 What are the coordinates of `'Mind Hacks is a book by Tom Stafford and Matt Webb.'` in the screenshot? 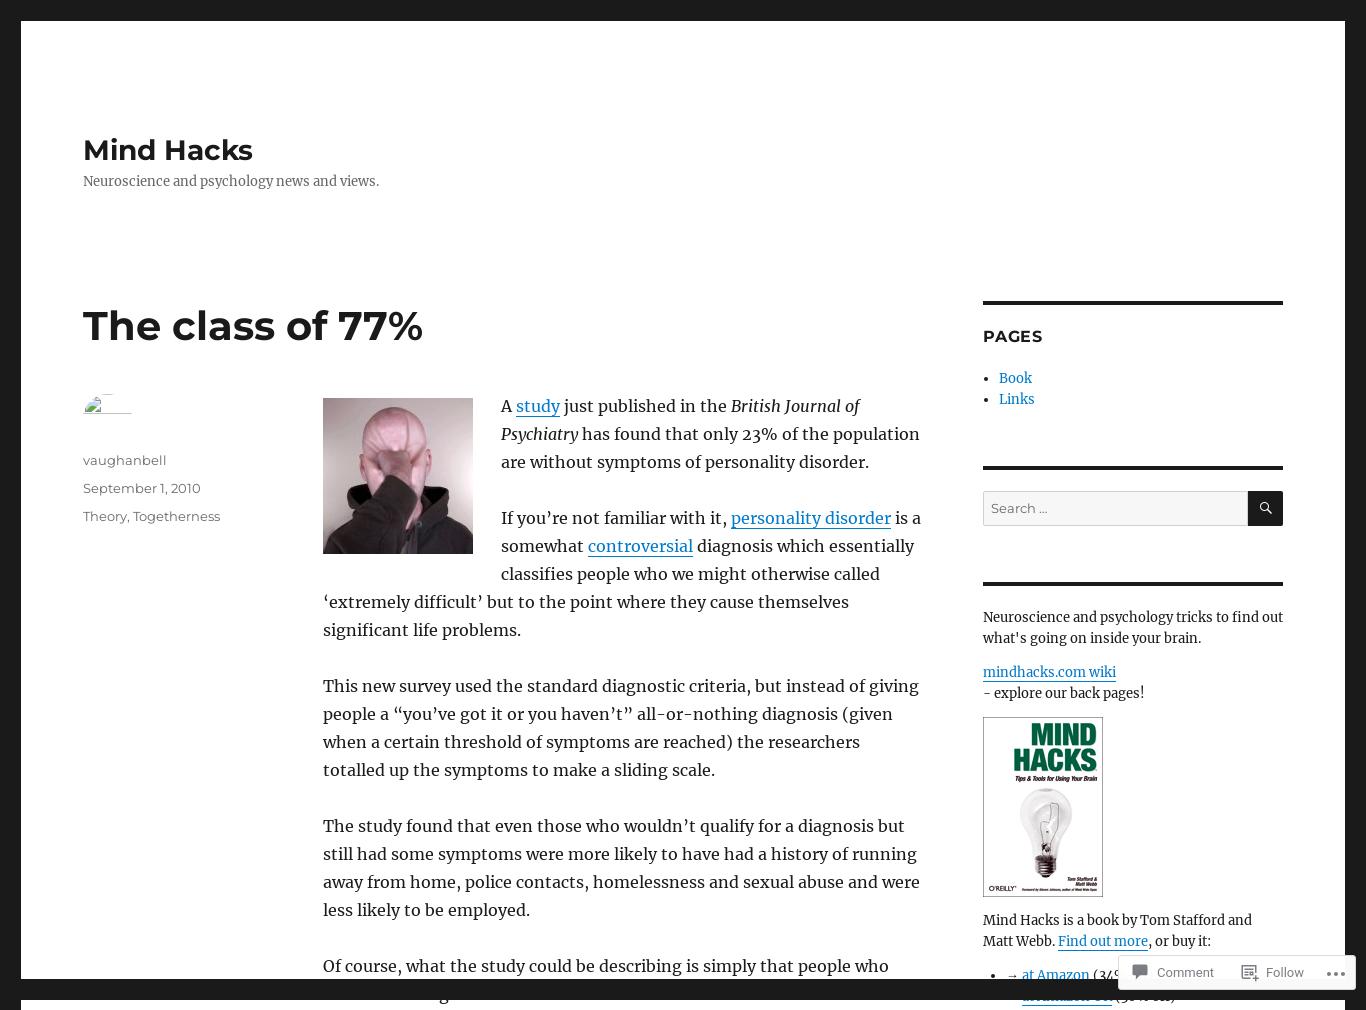 It's located at (982, 931).